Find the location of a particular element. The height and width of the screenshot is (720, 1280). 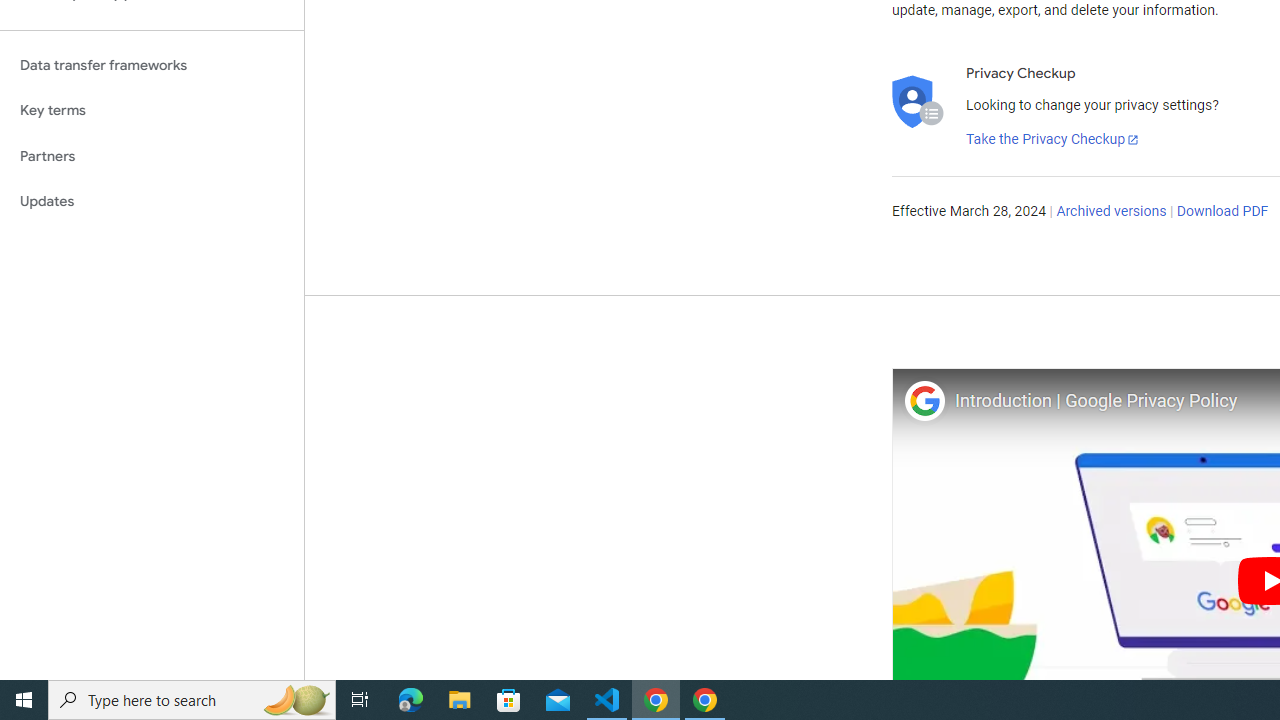

'Download PDF' is located at coordinates (1221, 212).